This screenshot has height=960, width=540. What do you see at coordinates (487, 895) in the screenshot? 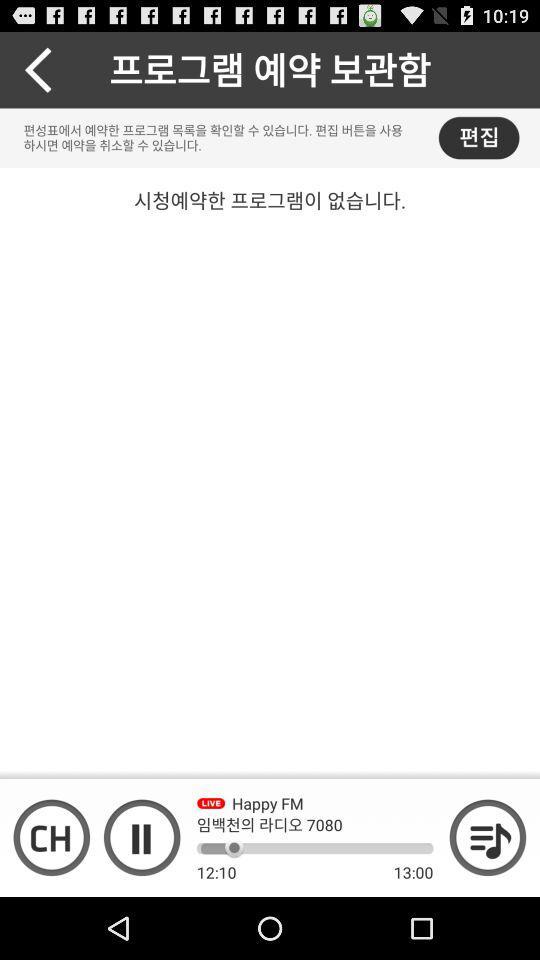
I see `the playlist icon` at bounding box center [487, 895].